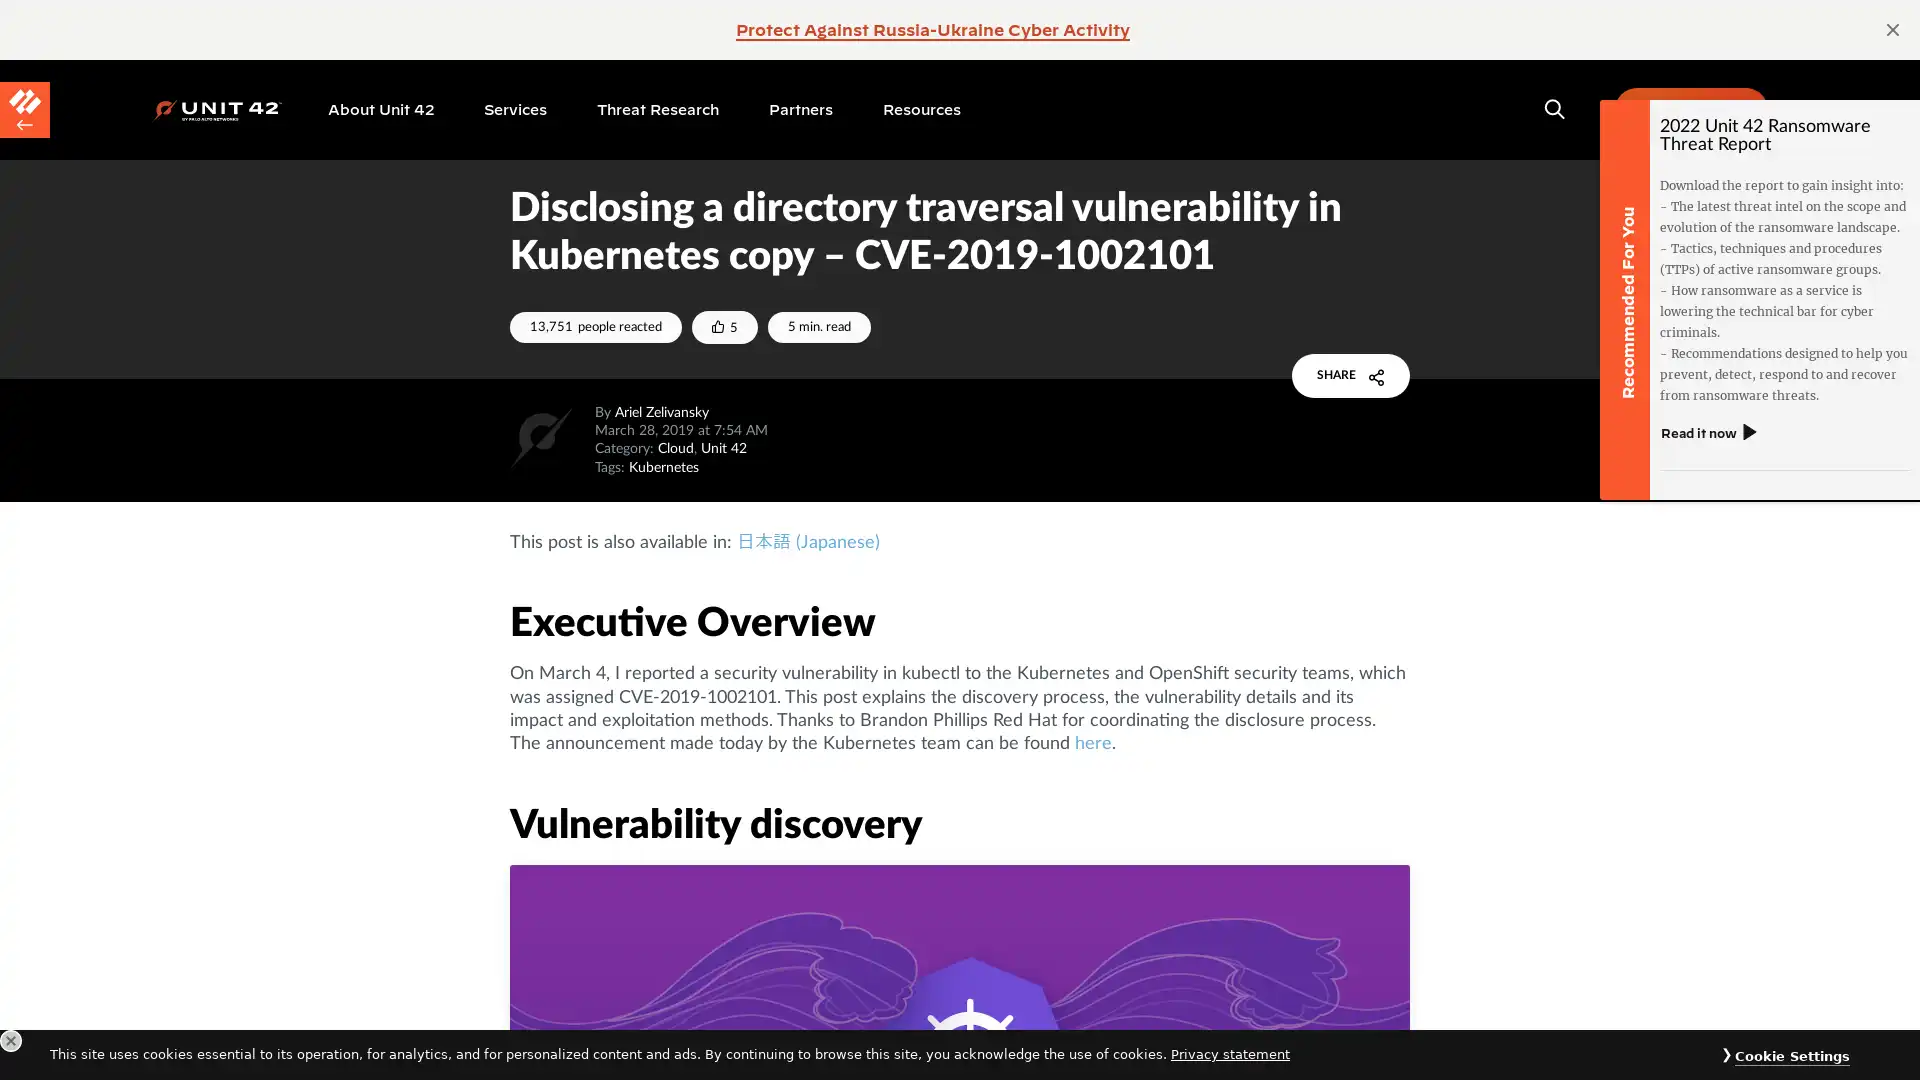  What do you see at coordinates (1891, 30) in the screenshot?
I see `page alert close` at bounding box center [1891, 30].